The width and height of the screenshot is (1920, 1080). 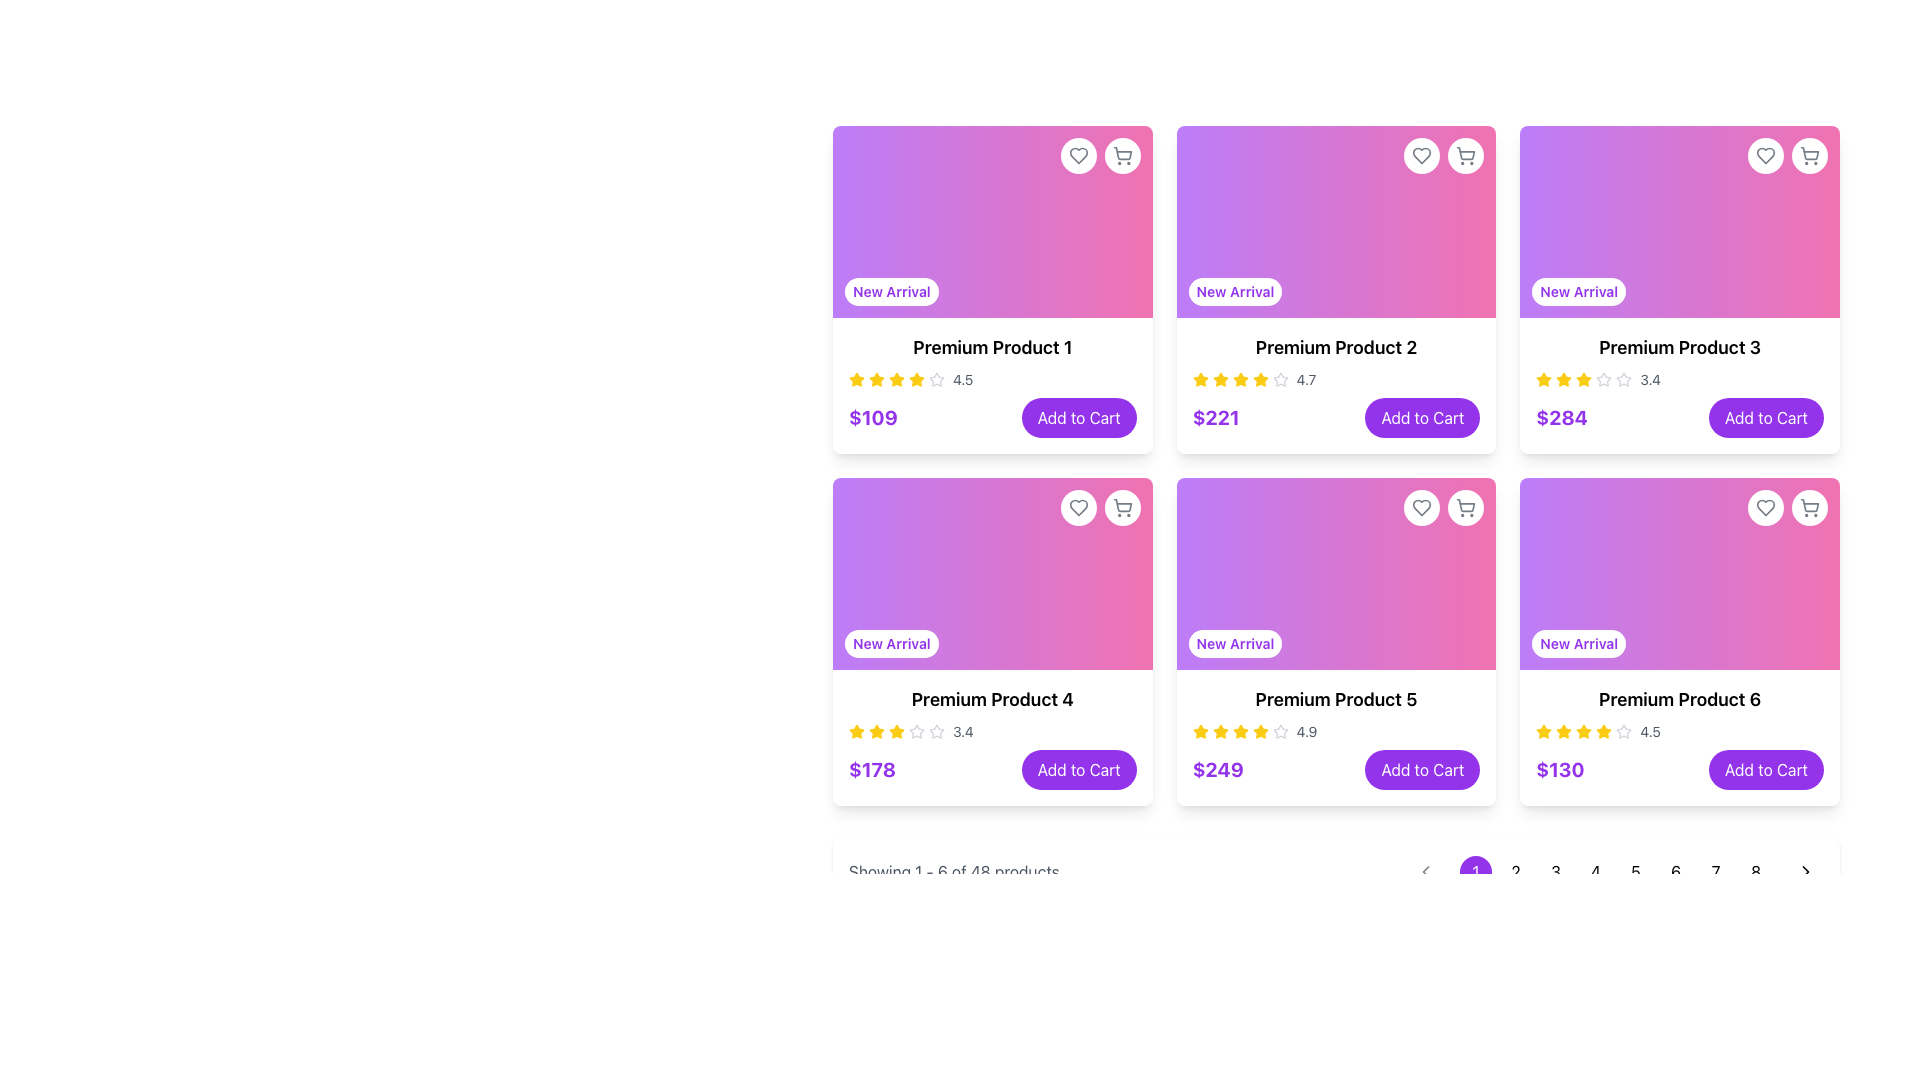 I want to click on text content of the title label for 'Premium Product 3', which is located in the top row, third column of the product card, positioned below the 'New Arrival' label and above the rating stars, price, and 'Add to Cart' button, so click(x=1680, y=346).